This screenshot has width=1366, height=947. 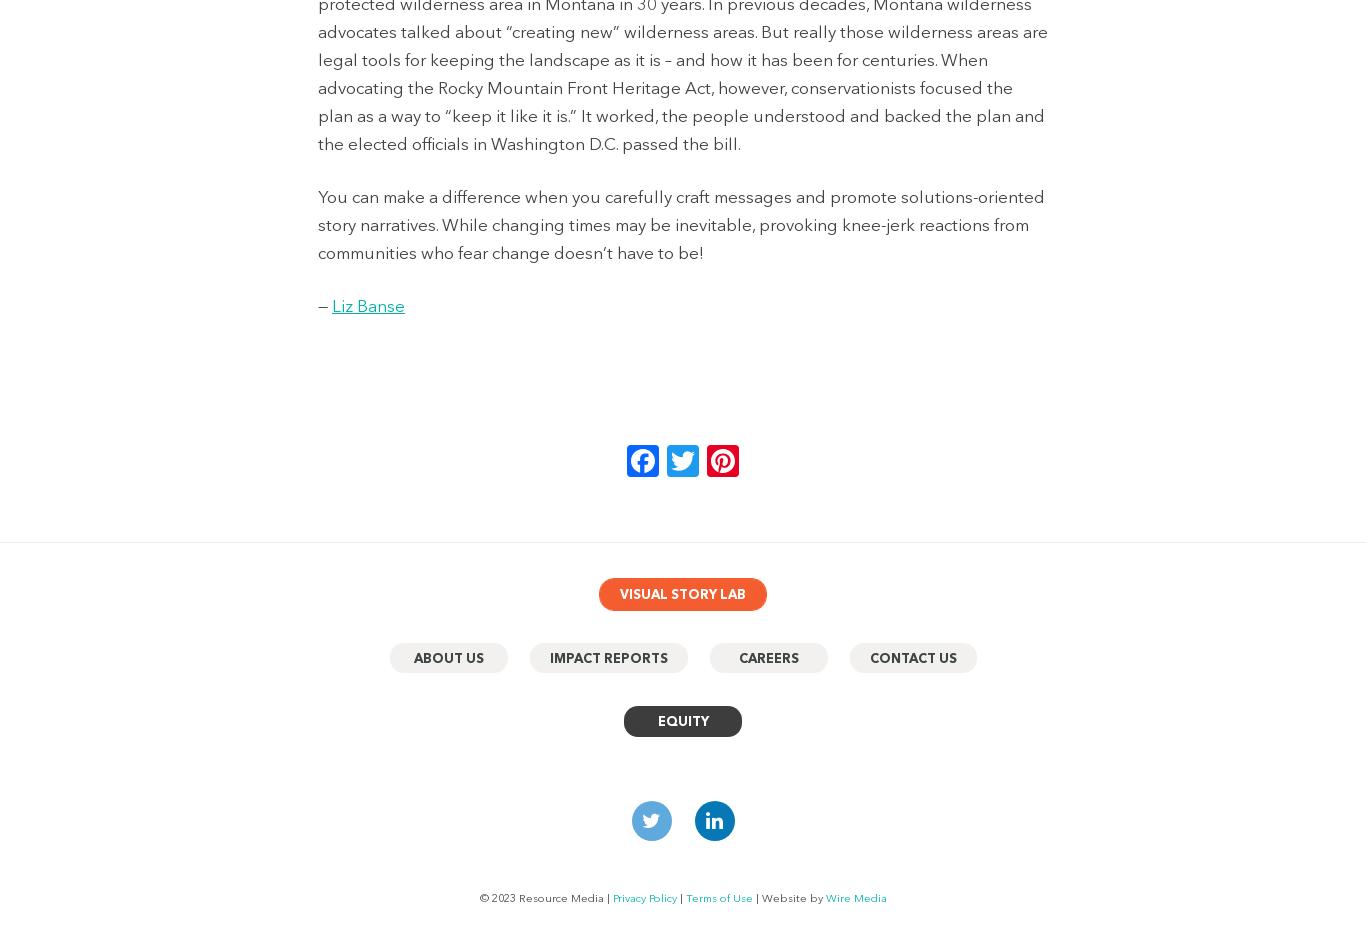 I want to click on 'Liz Banse', so click(x=367, y=304).